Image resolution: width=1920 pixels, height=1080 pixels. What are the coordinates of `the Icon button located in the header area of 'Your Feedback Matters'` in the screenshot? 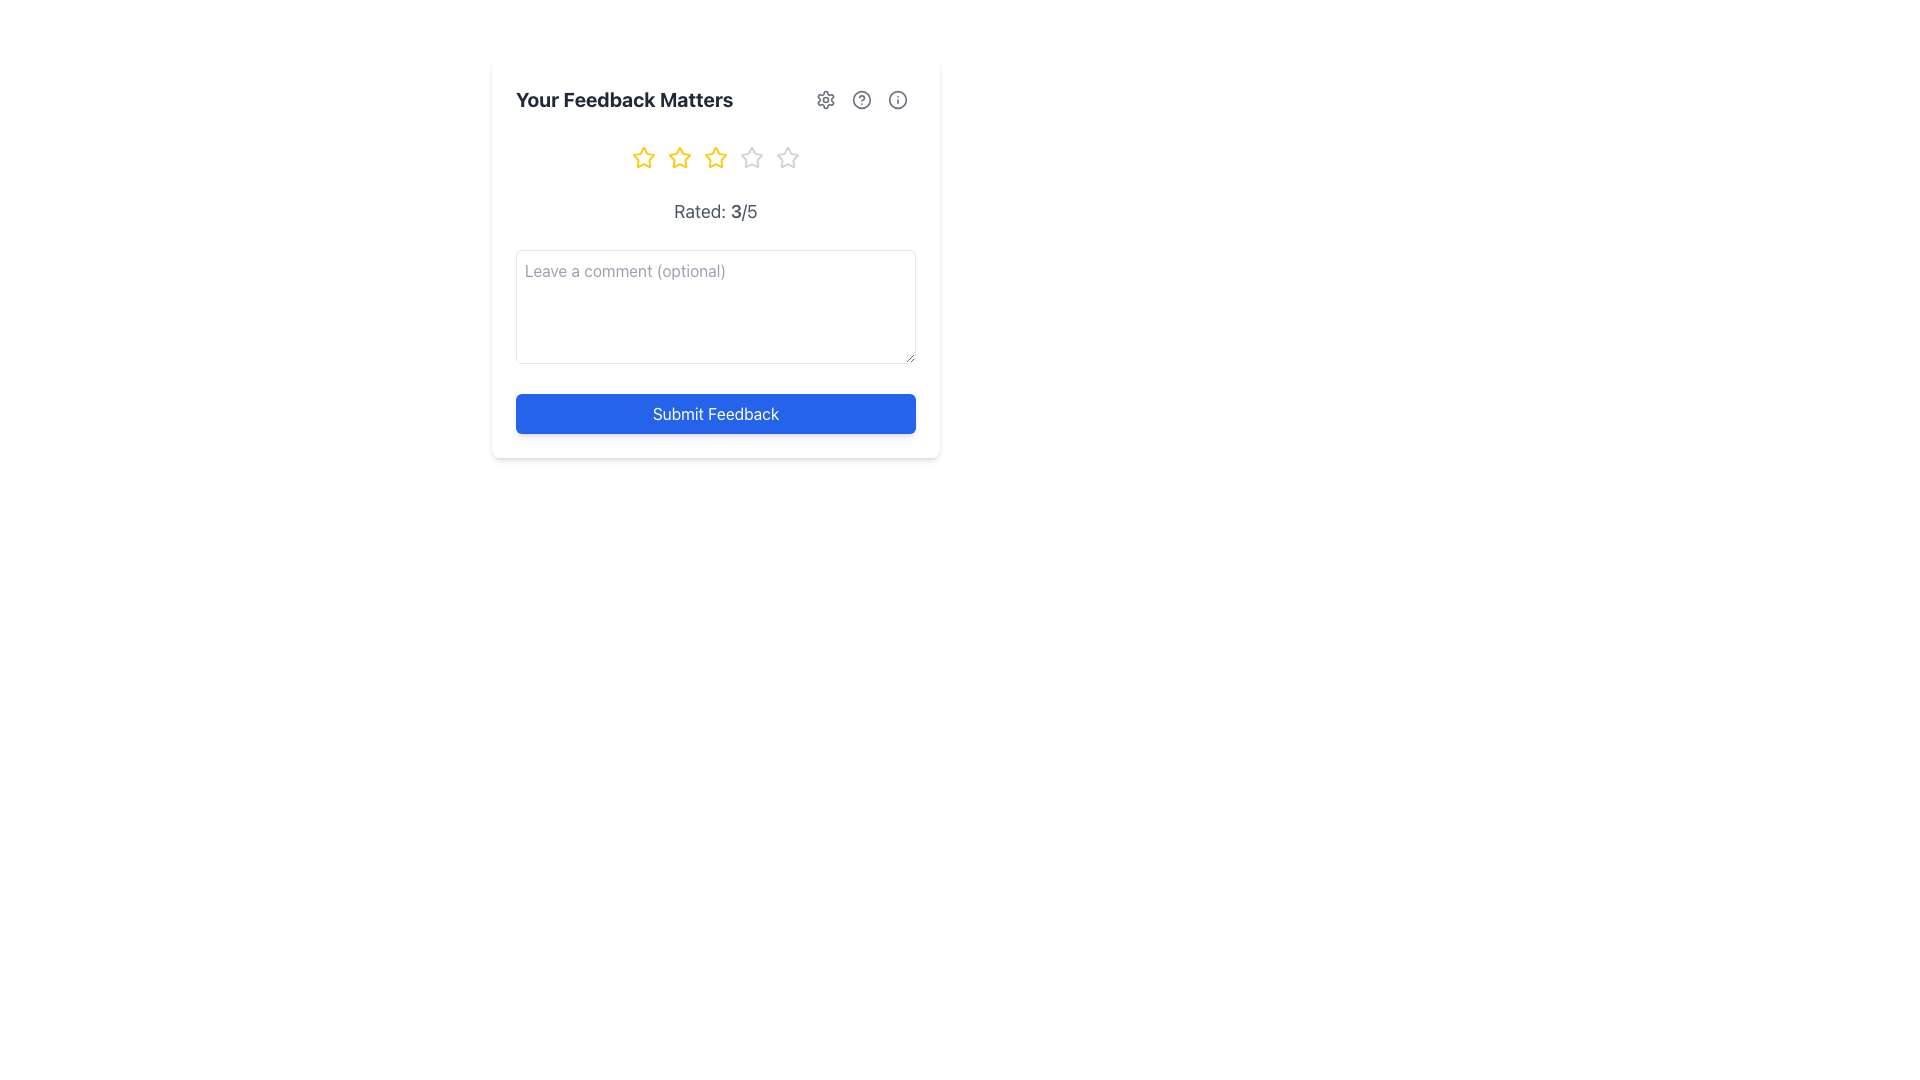 It's located at (825, 100).